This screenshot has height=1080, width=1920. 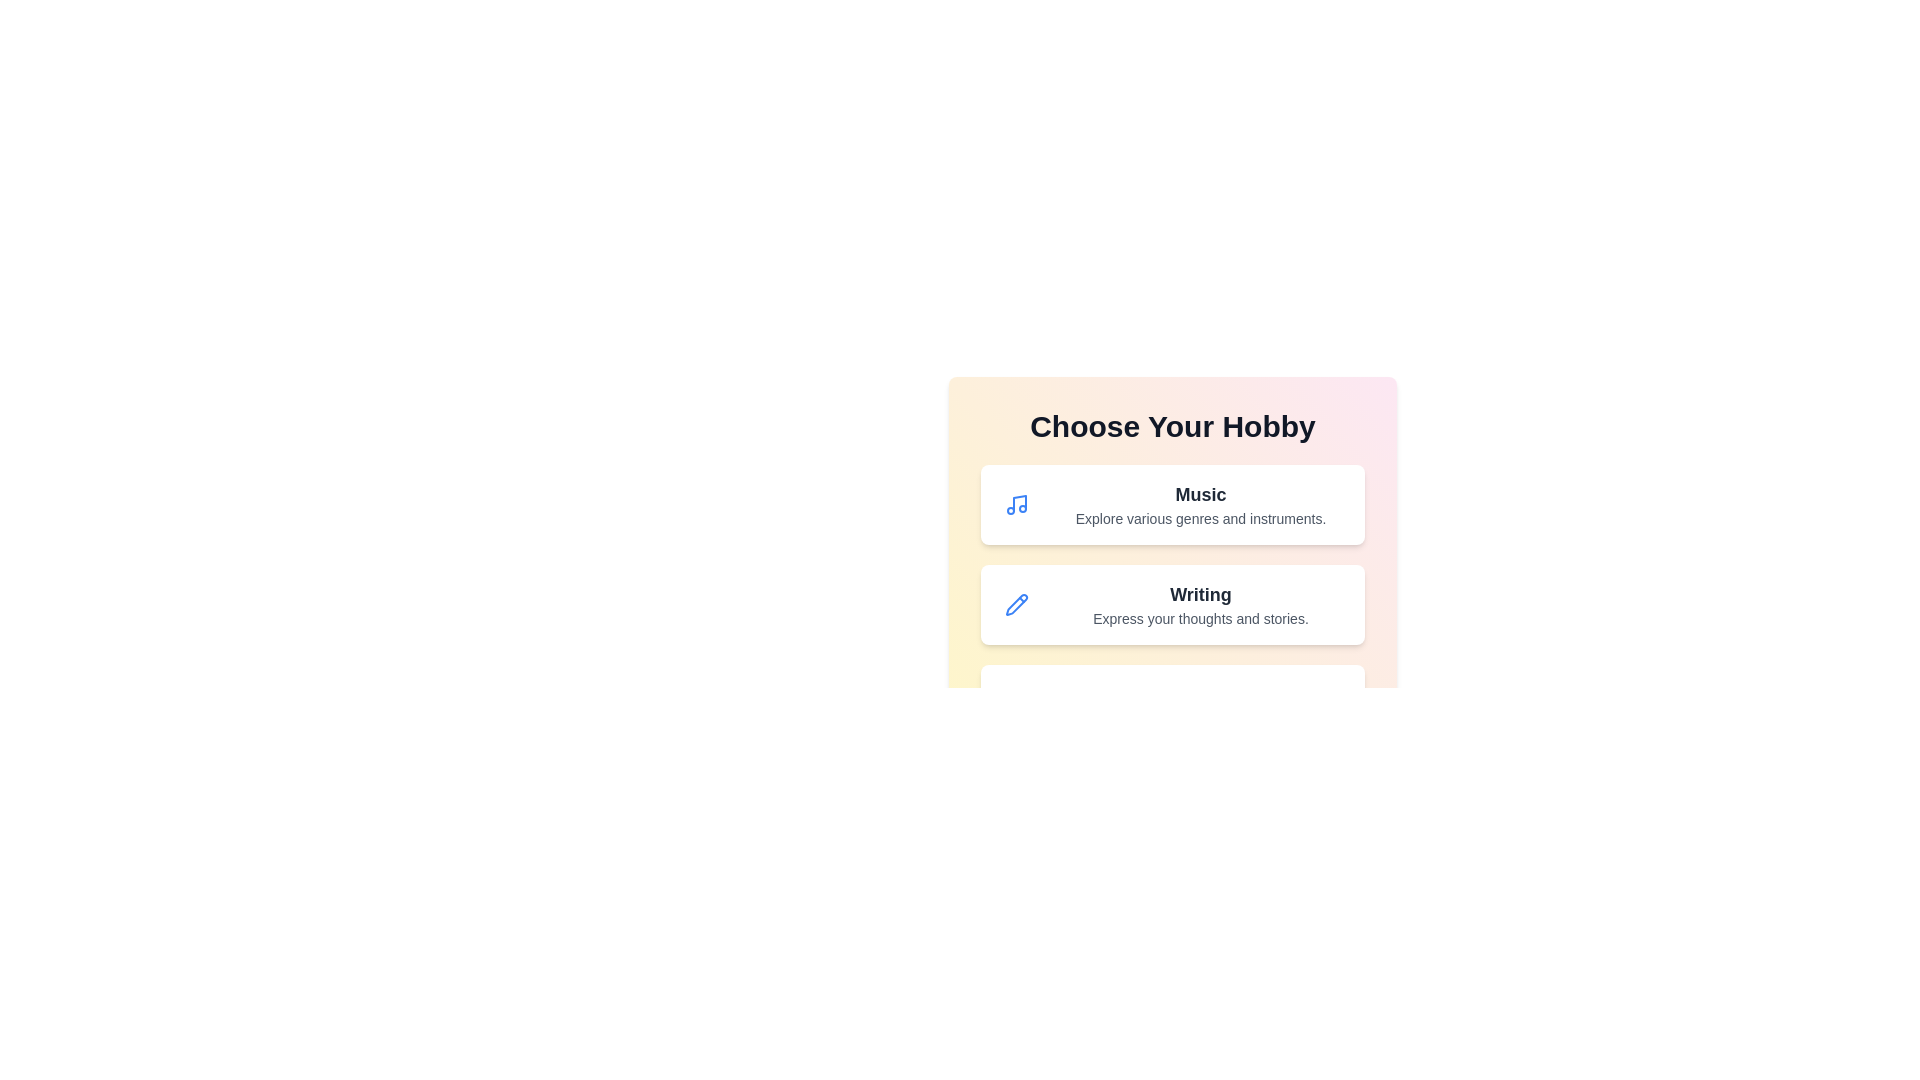 What do you see at coordinates (1017, 604) in the screenshot?
I see `the icon corresponding to Writing to inspect its design` at bounding box center [1017, 604].